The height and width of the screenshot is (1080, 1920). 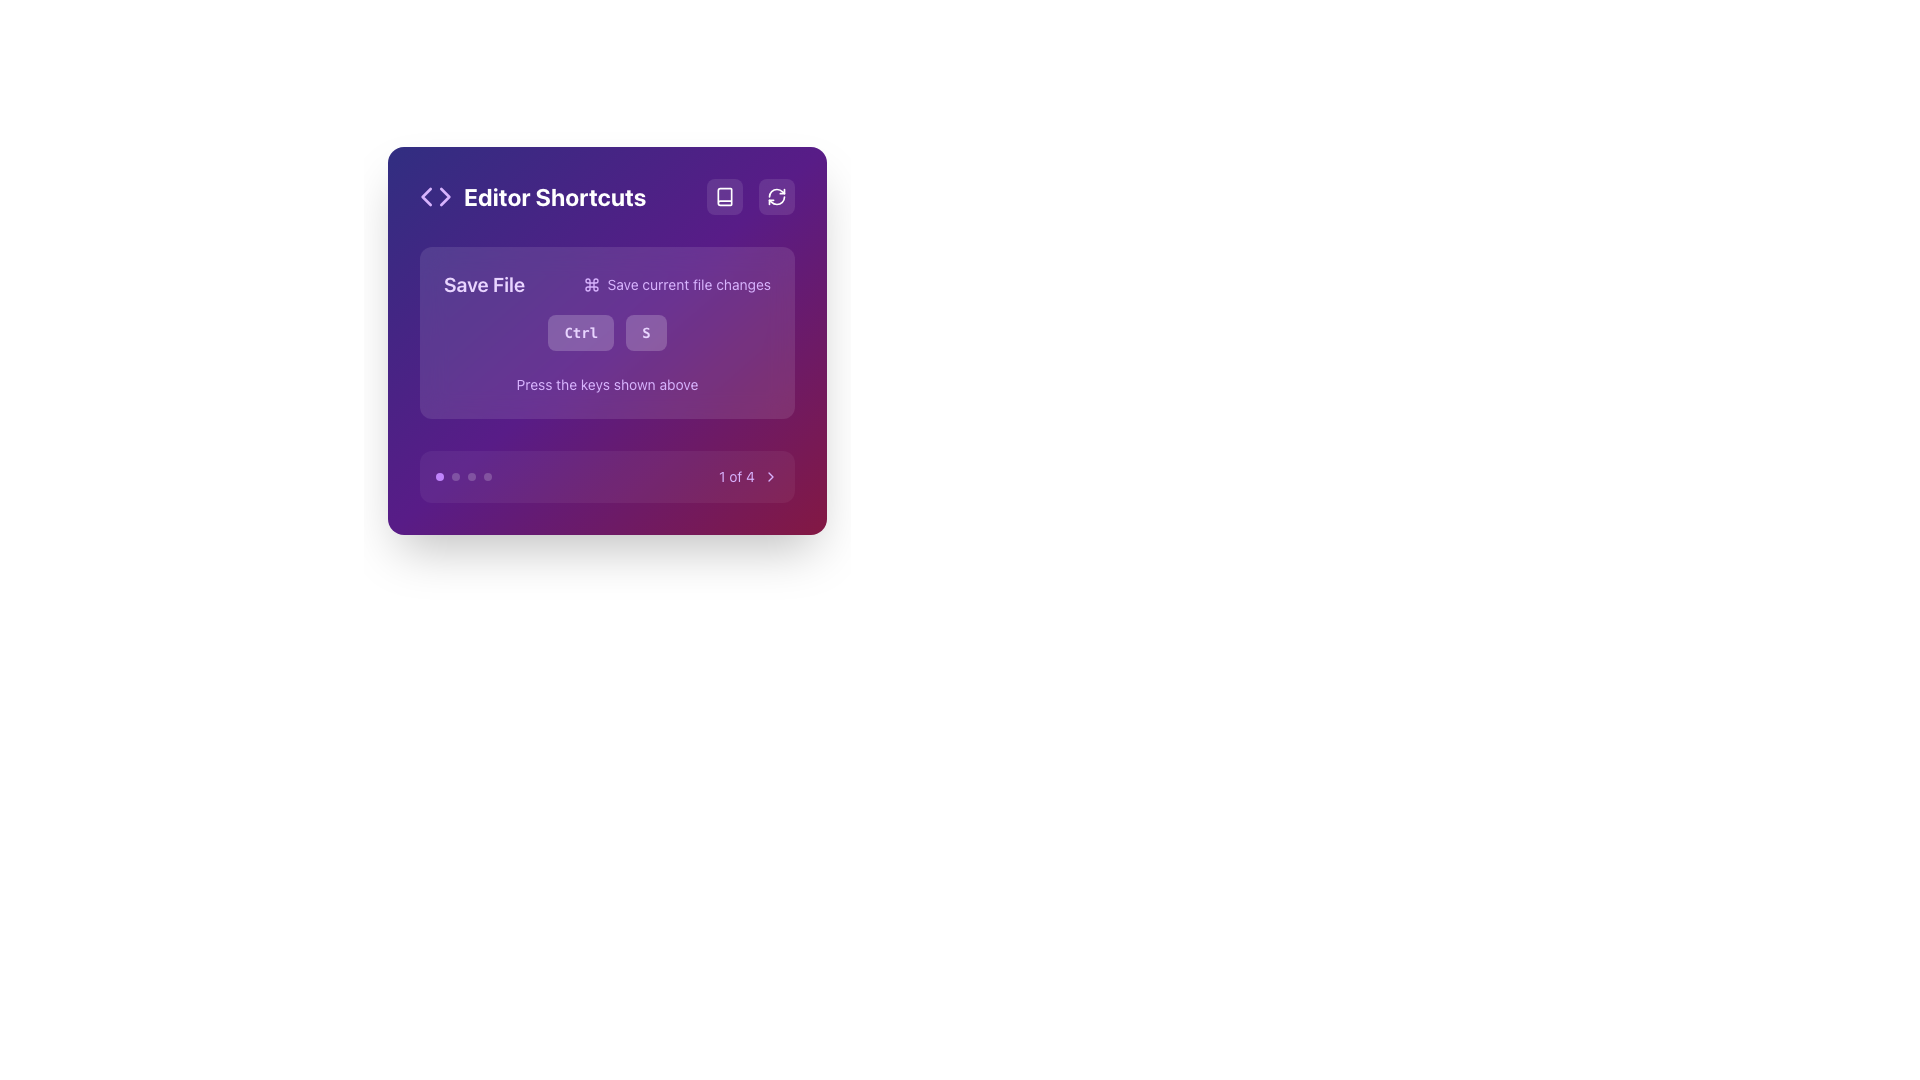 I want to click on the compact purple icon resembling a command or control symbol, located to the left of the 'Save current file changes' text in the 'Save File' shortcut description, so click(x=590, y=285).